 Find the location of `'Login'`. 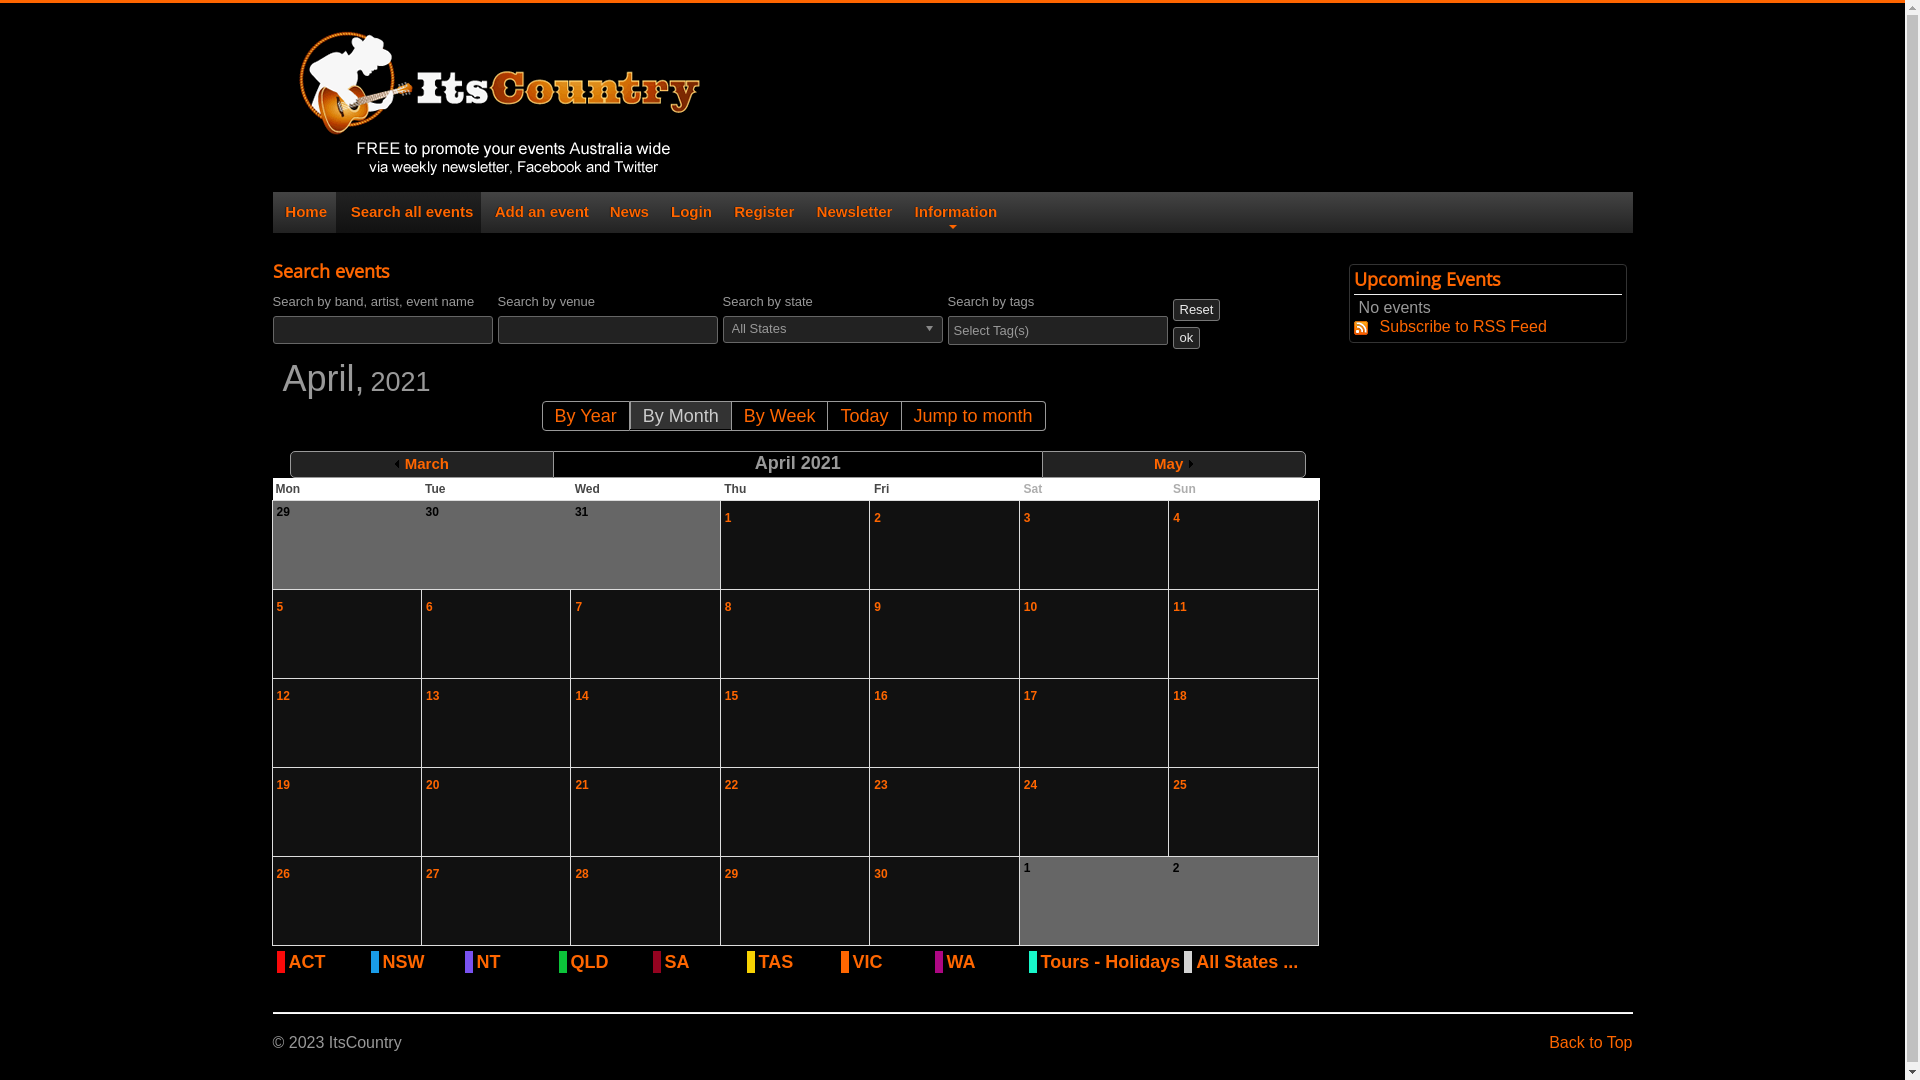

'Login' is located at coordinates (689, 212).